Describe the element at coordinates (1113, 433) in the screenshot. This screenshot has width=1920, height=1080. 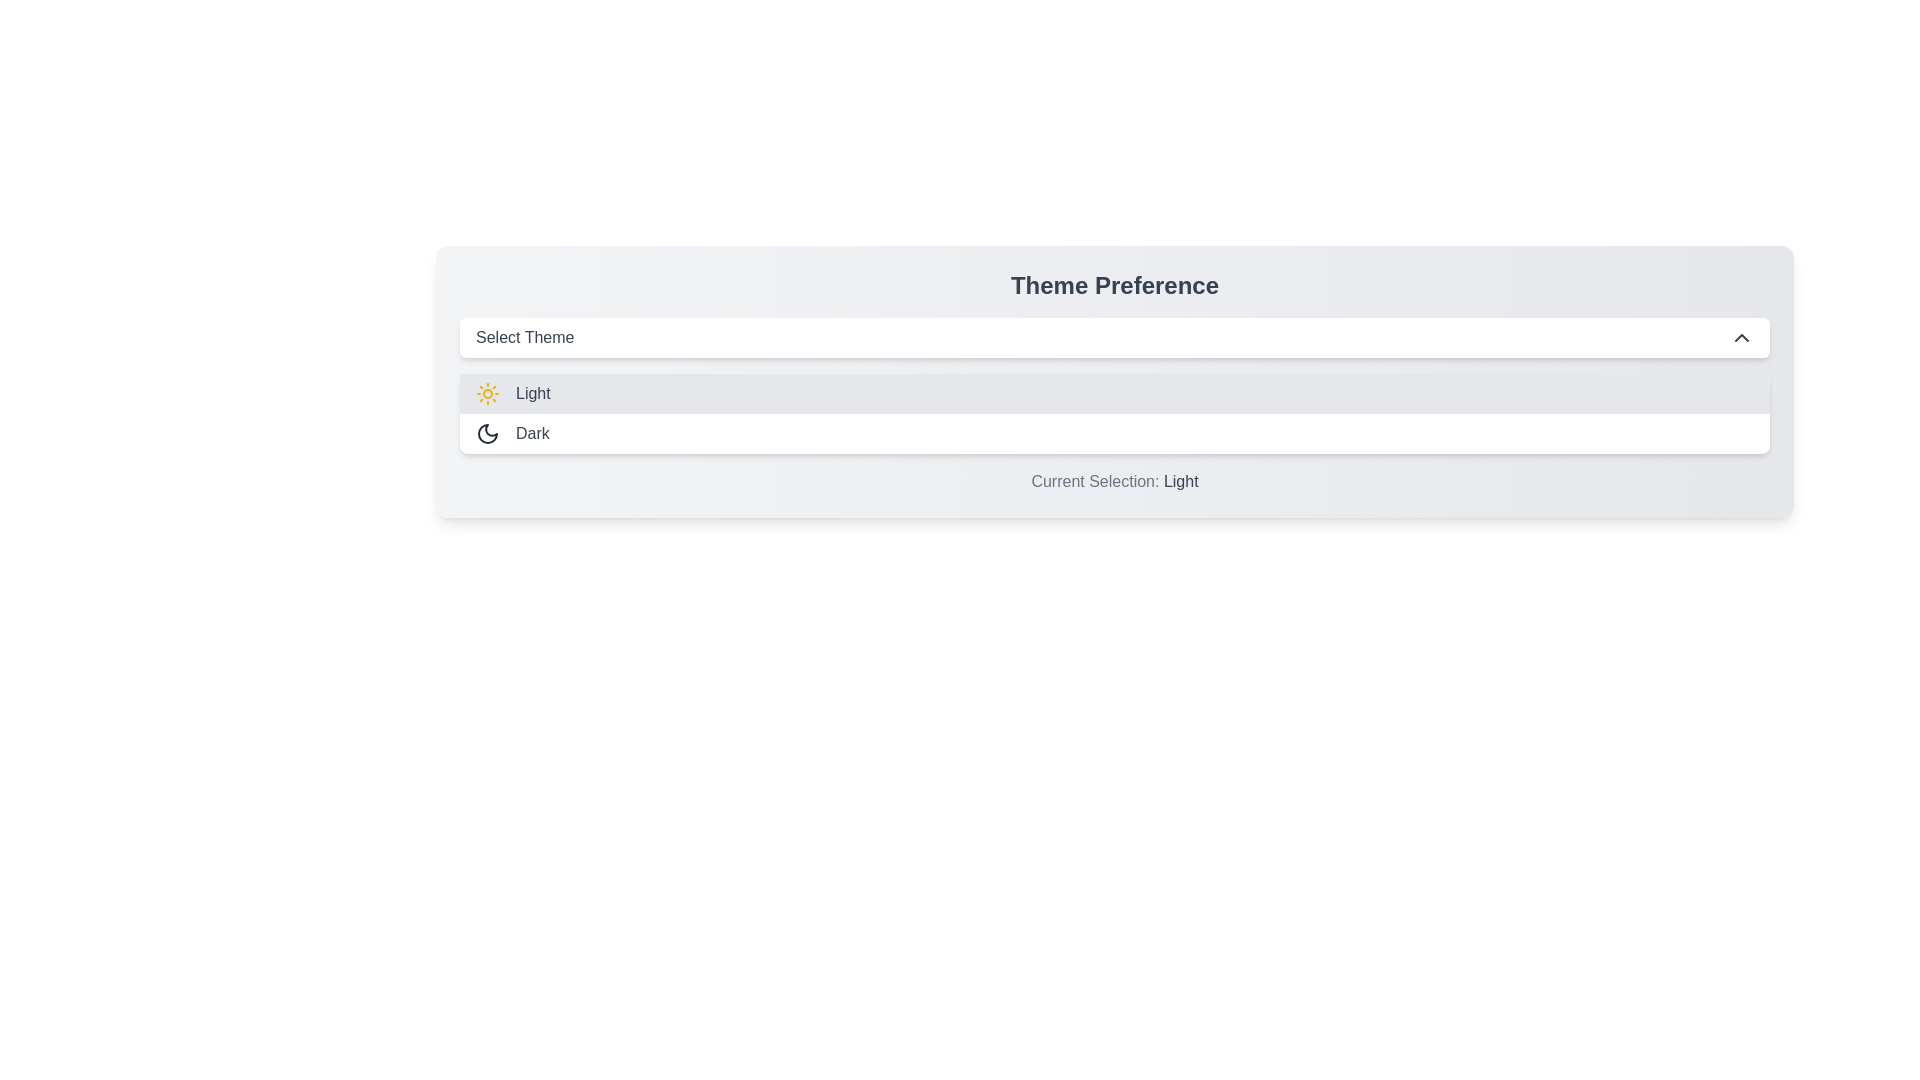
I see `the 'Dark' theme button to select it` at that location.